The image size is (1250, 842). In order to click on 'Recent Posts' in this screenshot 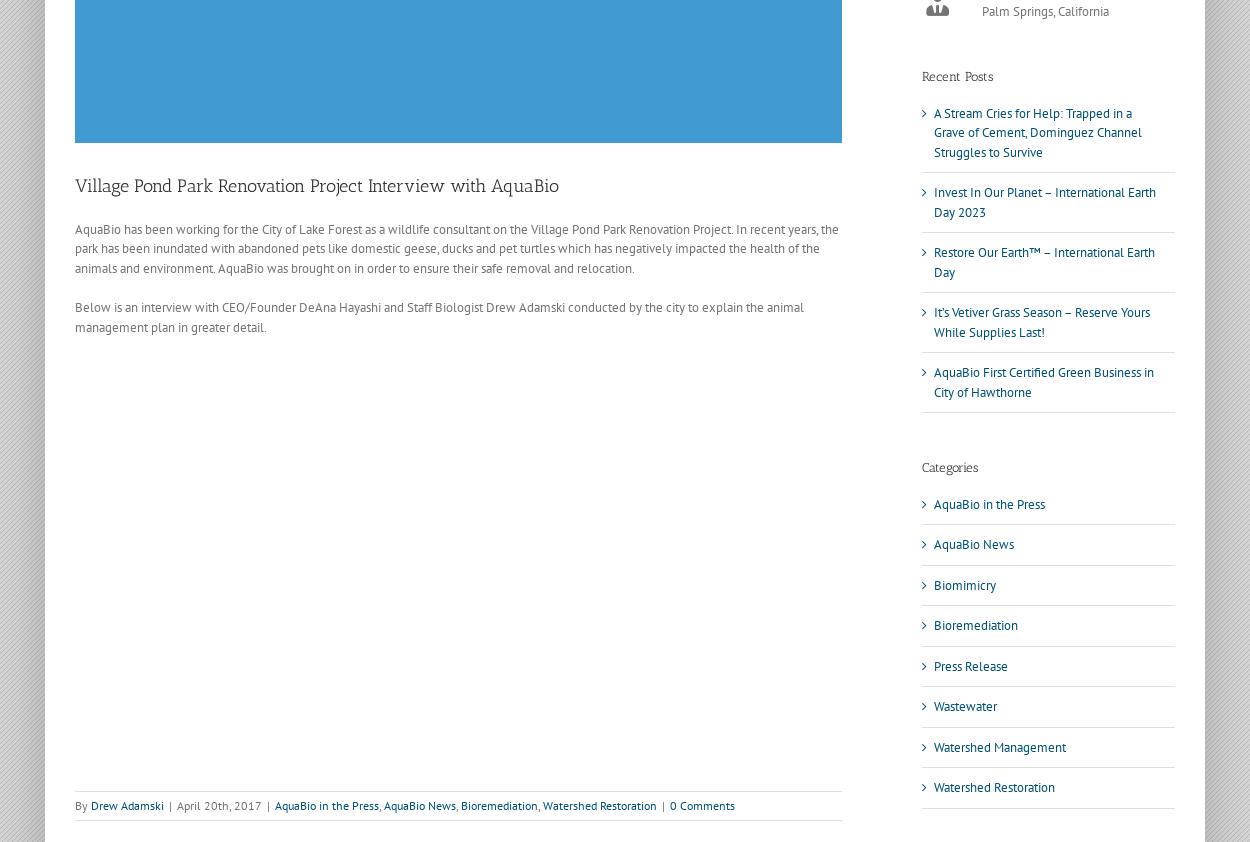, I will do `click(922, 74)`.